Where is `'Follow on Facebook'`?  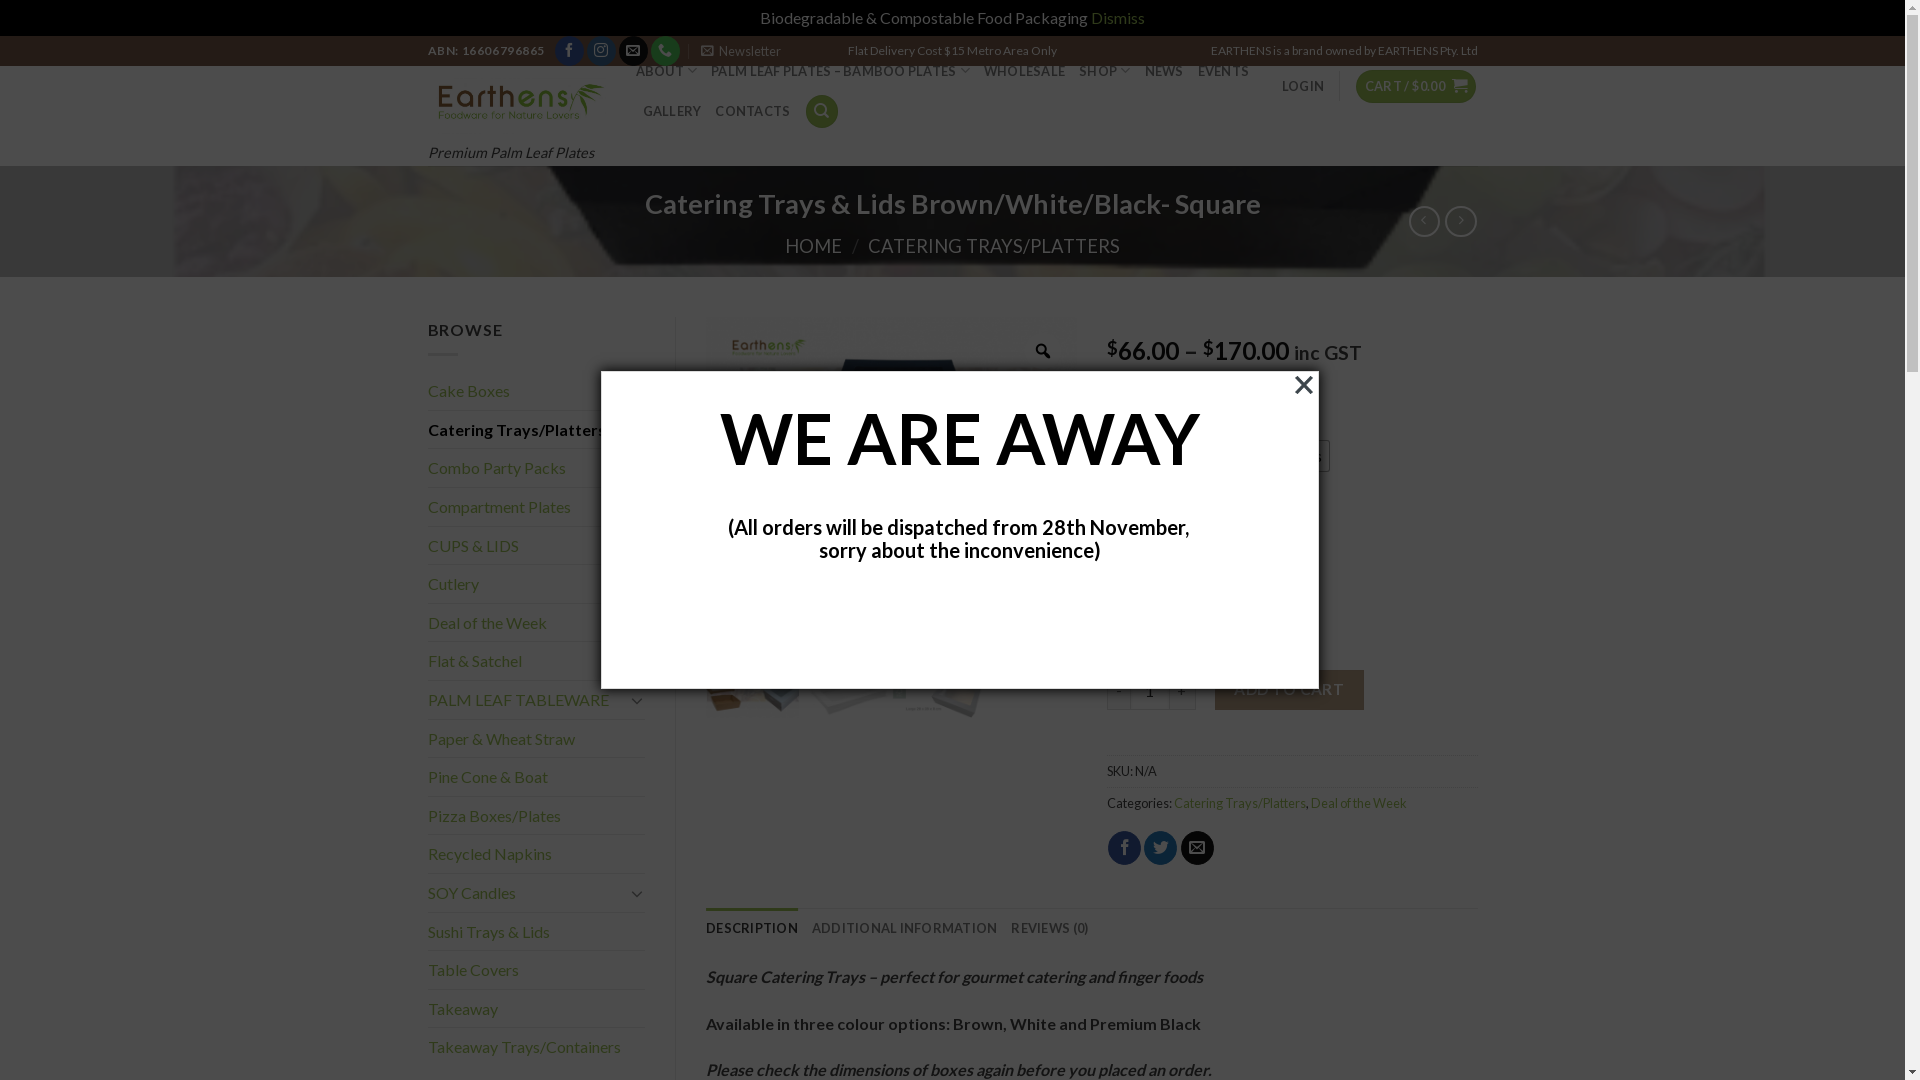 'Follow on Facebook' is located at coordinates (568, 49).